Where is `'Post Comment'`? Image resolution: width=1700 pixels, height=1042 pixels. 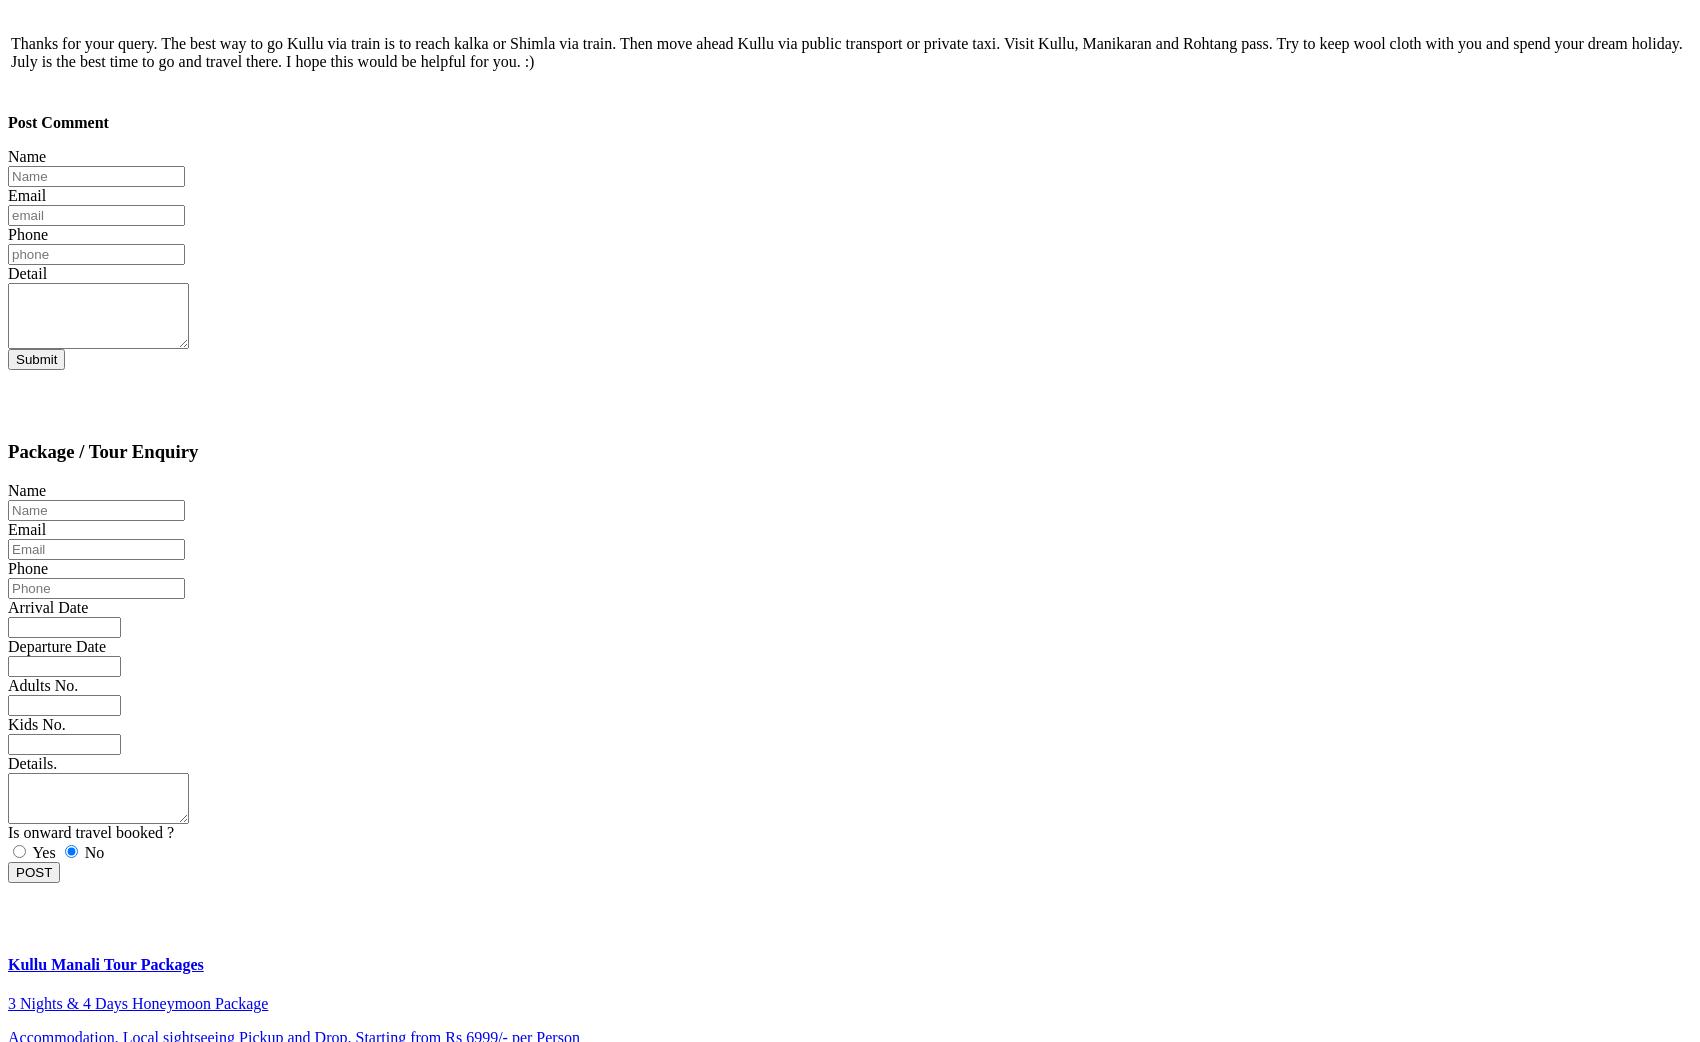
'Post Comment' is located at coordinates (7, 122).